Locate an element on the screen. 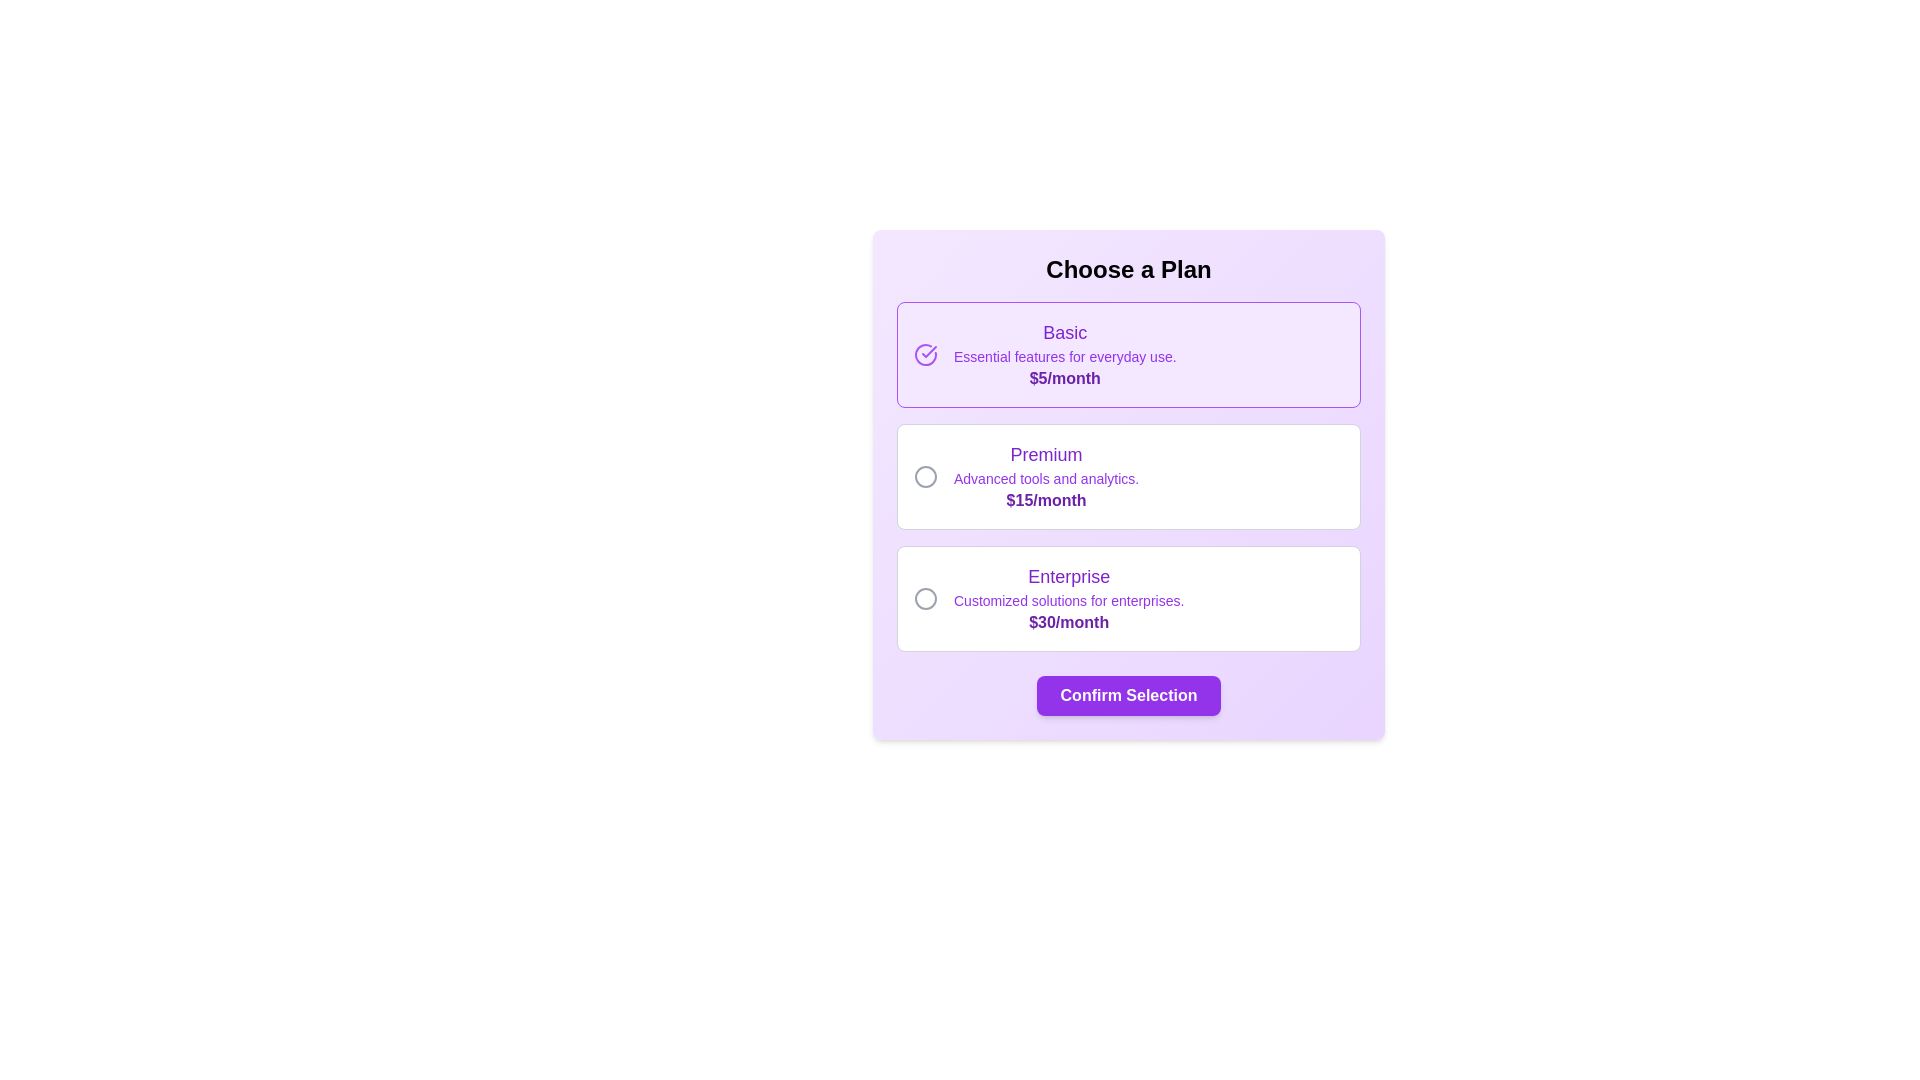 This screenshot has width=1920, height=1080. the text label that contains 'Essential features for everyday use.' styled in small purple font, located between the title 'Basic' and the price '$5/month' in the Basic subscription option box is located at coordinates (1064, 356).